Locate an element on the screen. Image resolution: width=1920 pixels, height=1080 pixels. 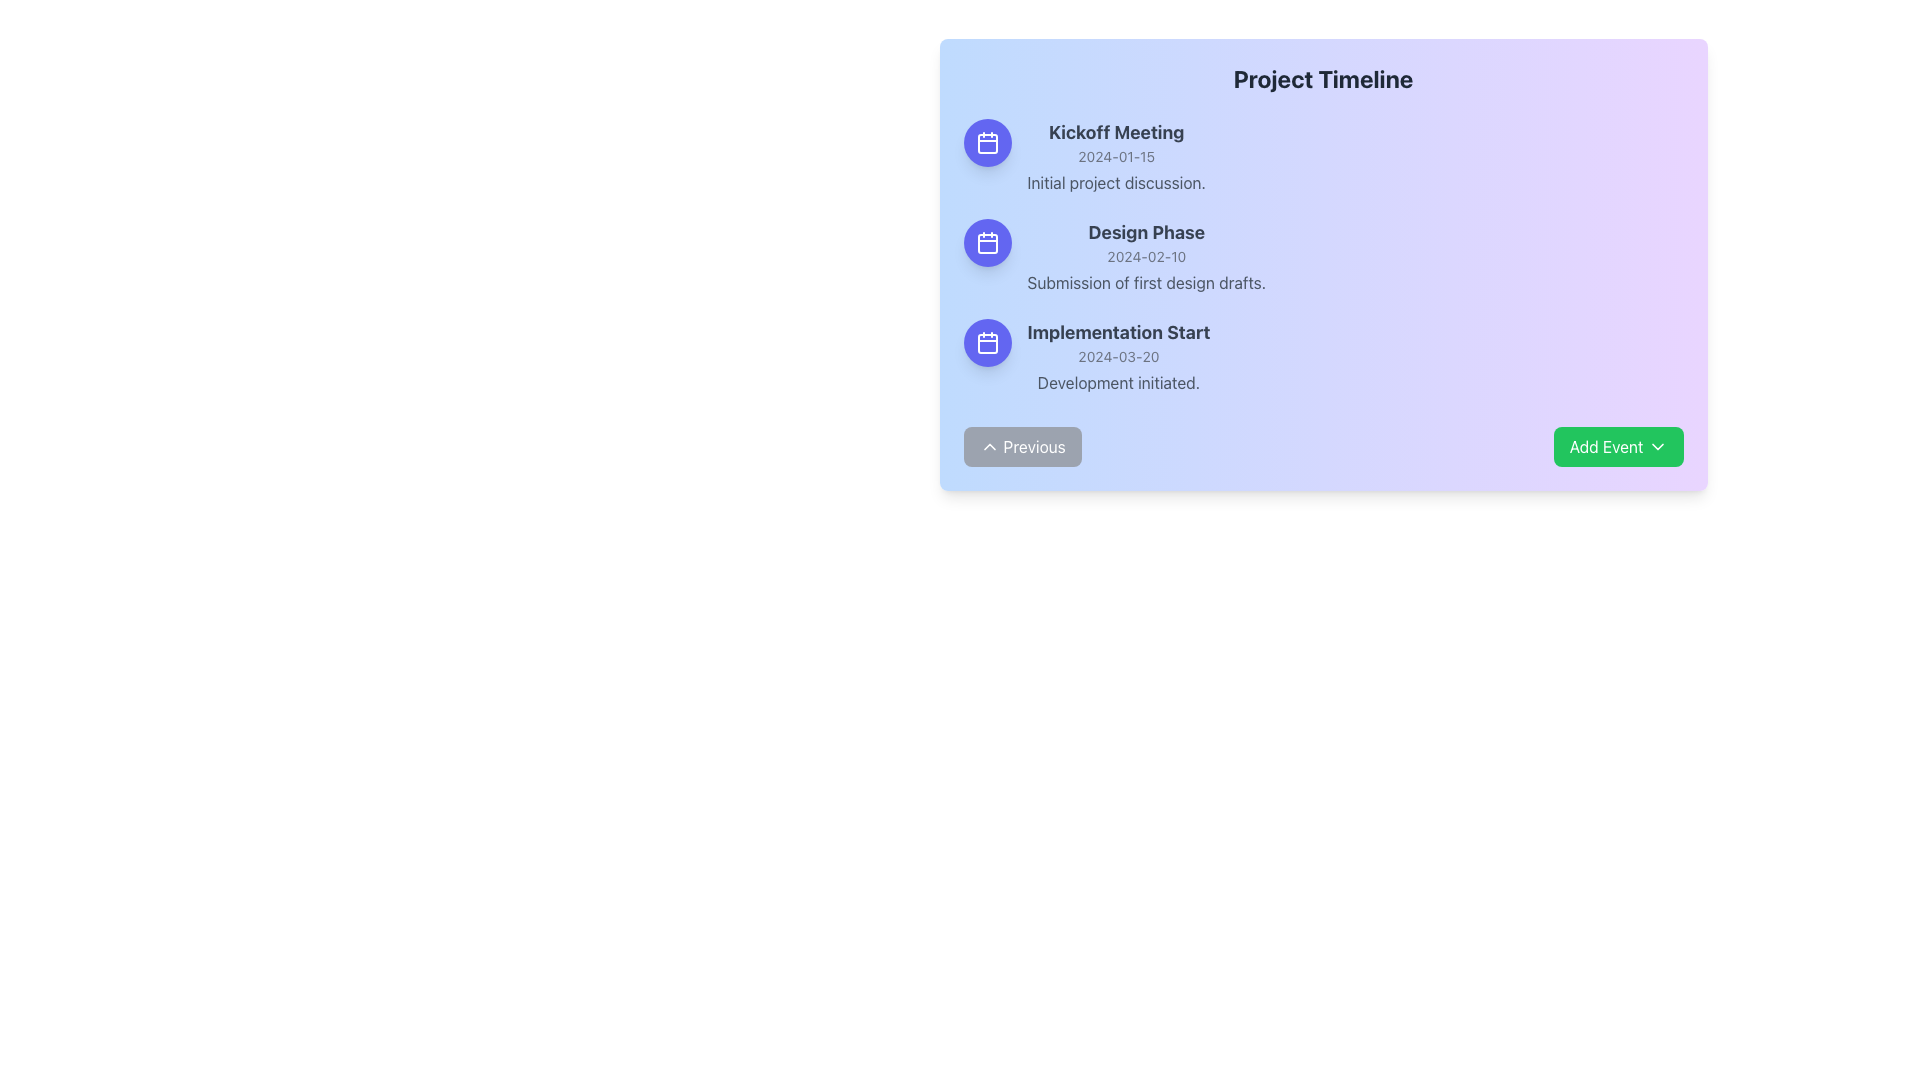
the calendar icon, which is the third icon in a vertical series representing timeline events, located in the 'Implementation Start' section is located at coordinates (987, 342).